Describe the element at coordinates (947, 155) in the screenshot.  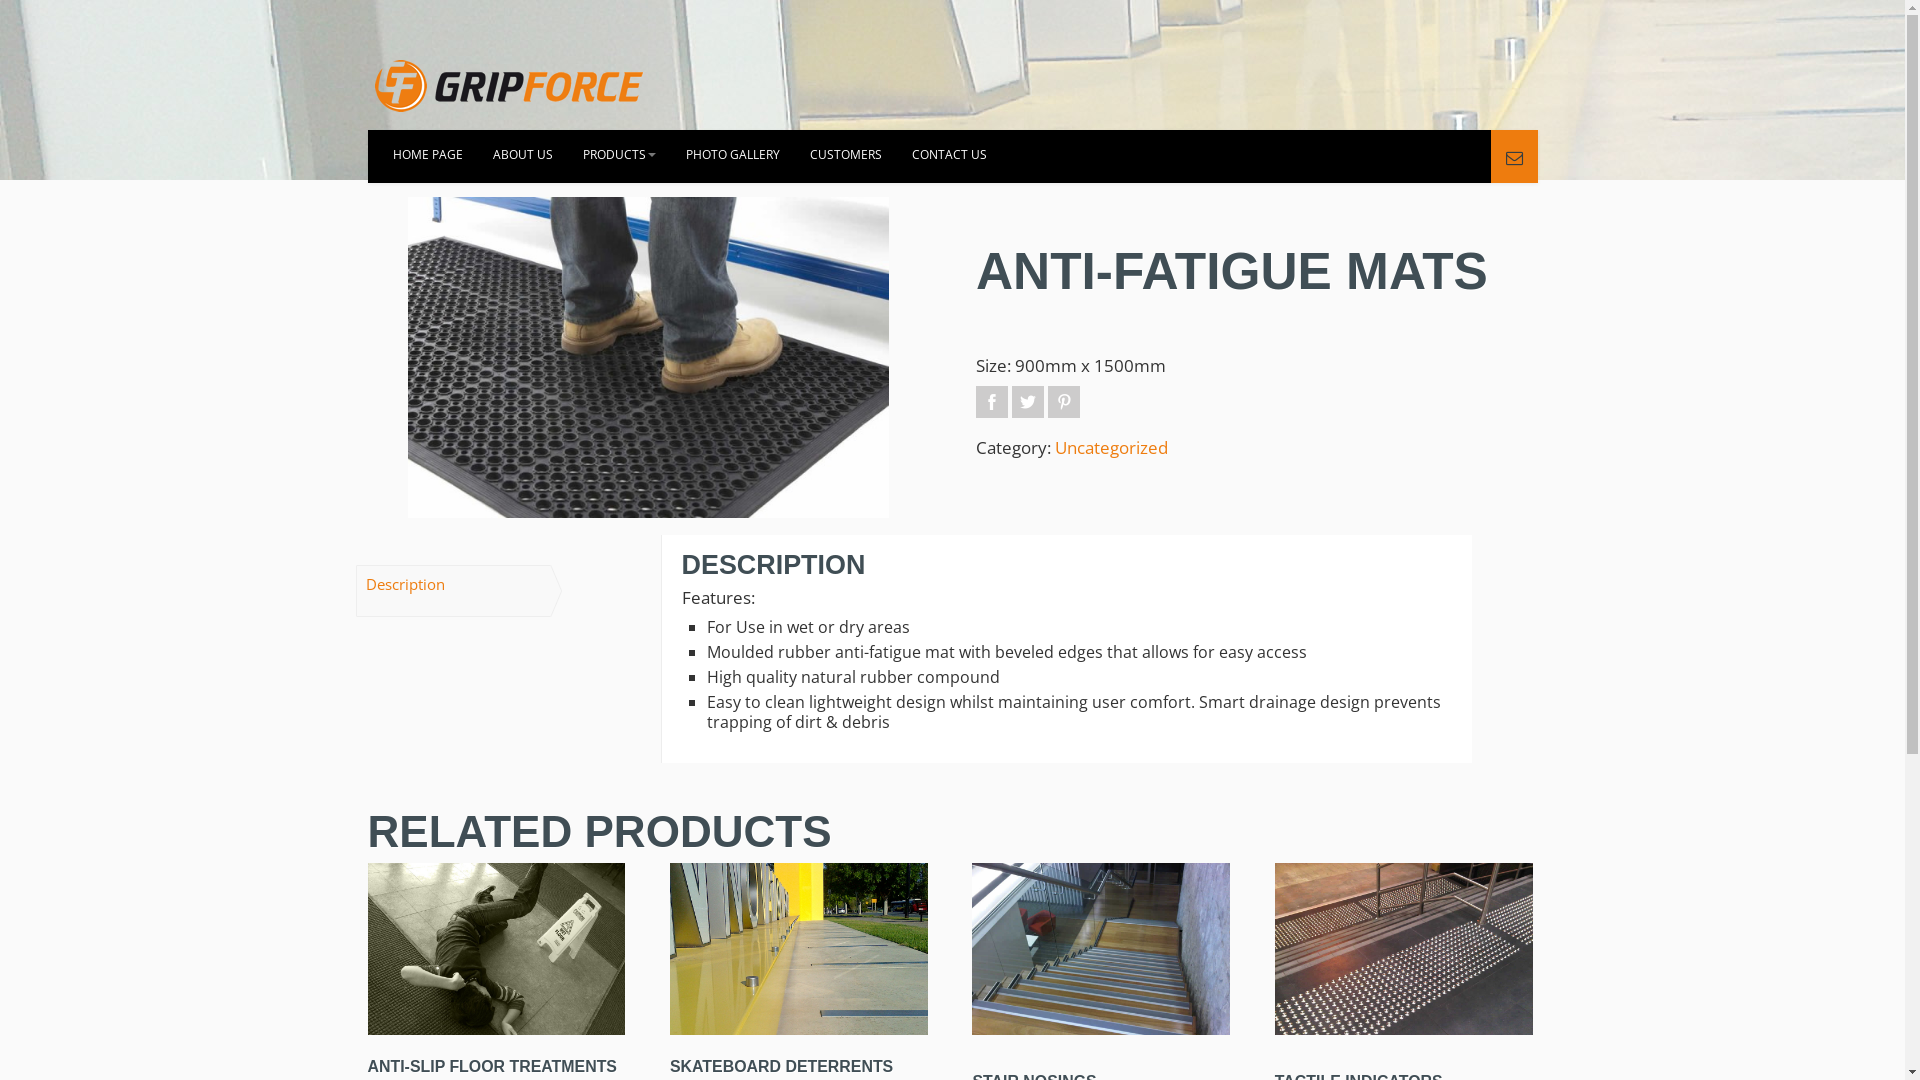
I see `'CONTACT US'` at that location.